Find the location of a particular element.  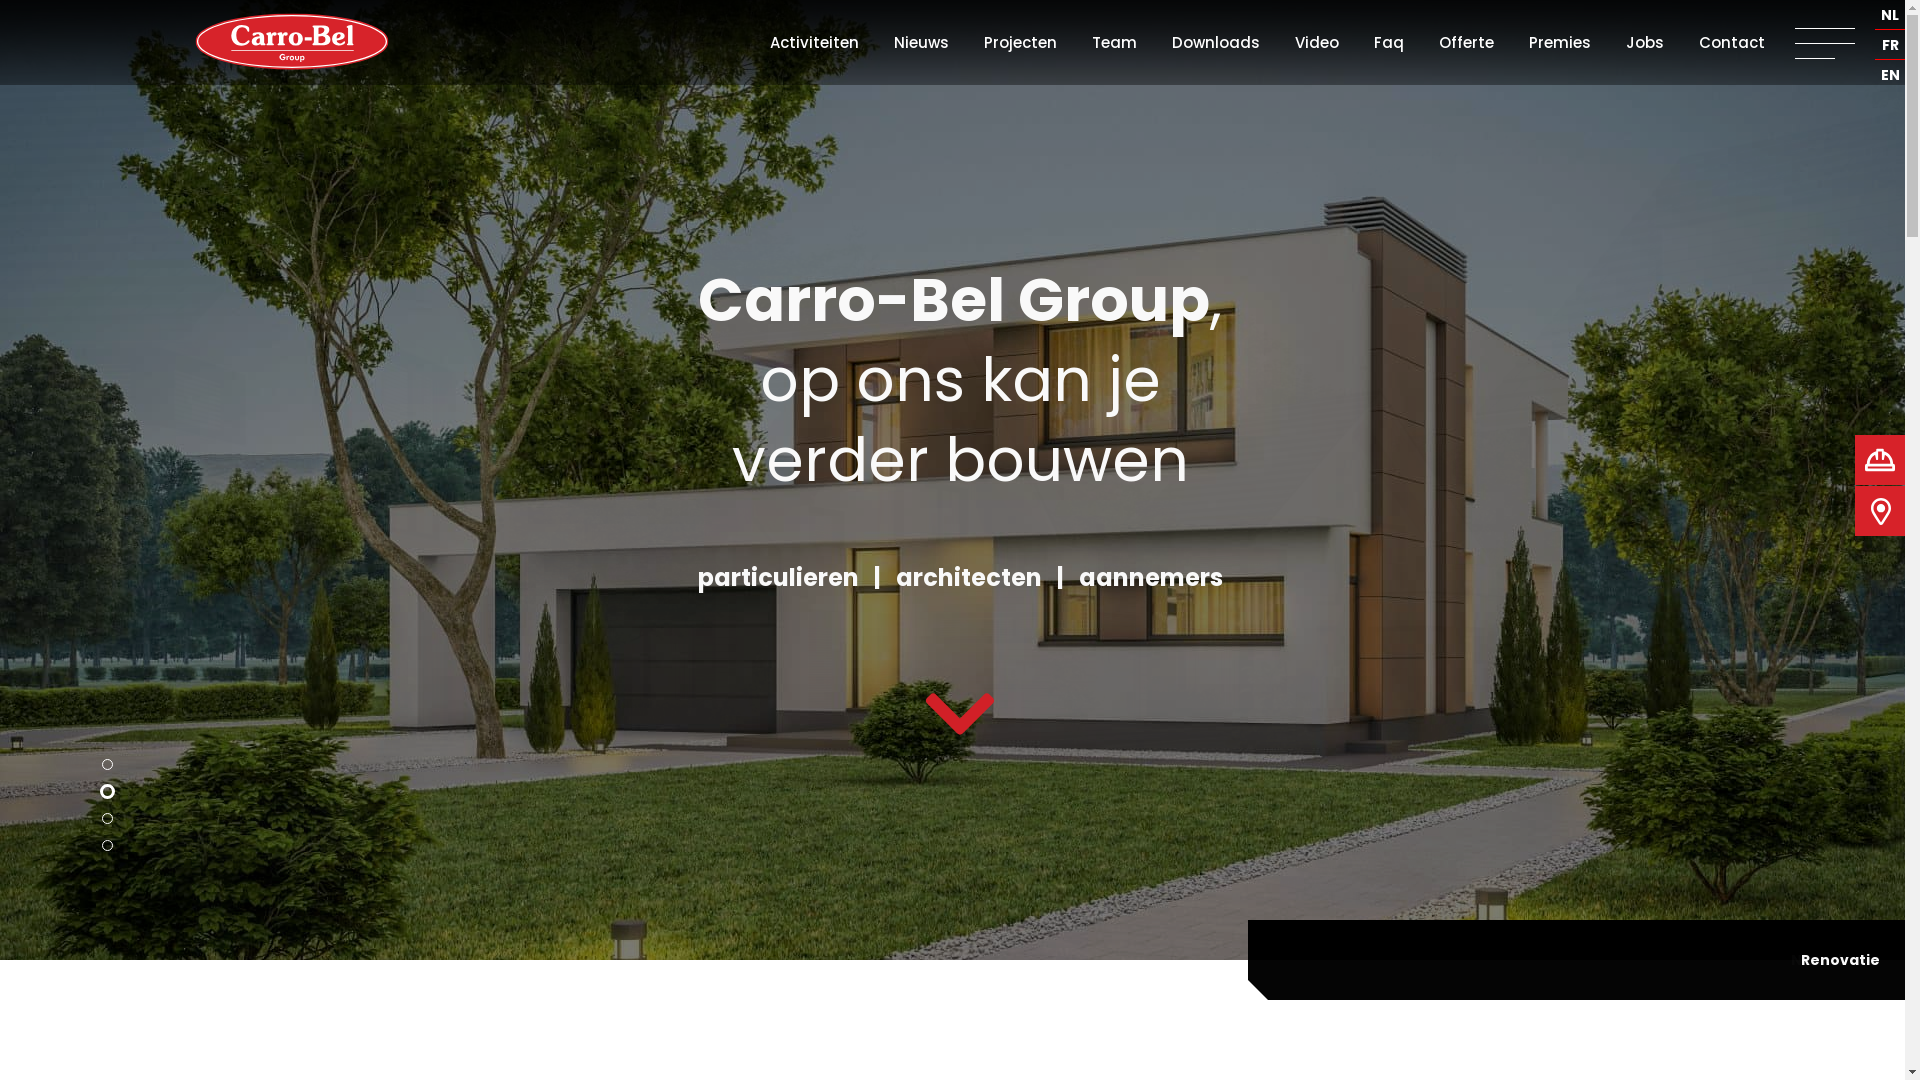

'Jobs' is located at coordinates (1645, 42).